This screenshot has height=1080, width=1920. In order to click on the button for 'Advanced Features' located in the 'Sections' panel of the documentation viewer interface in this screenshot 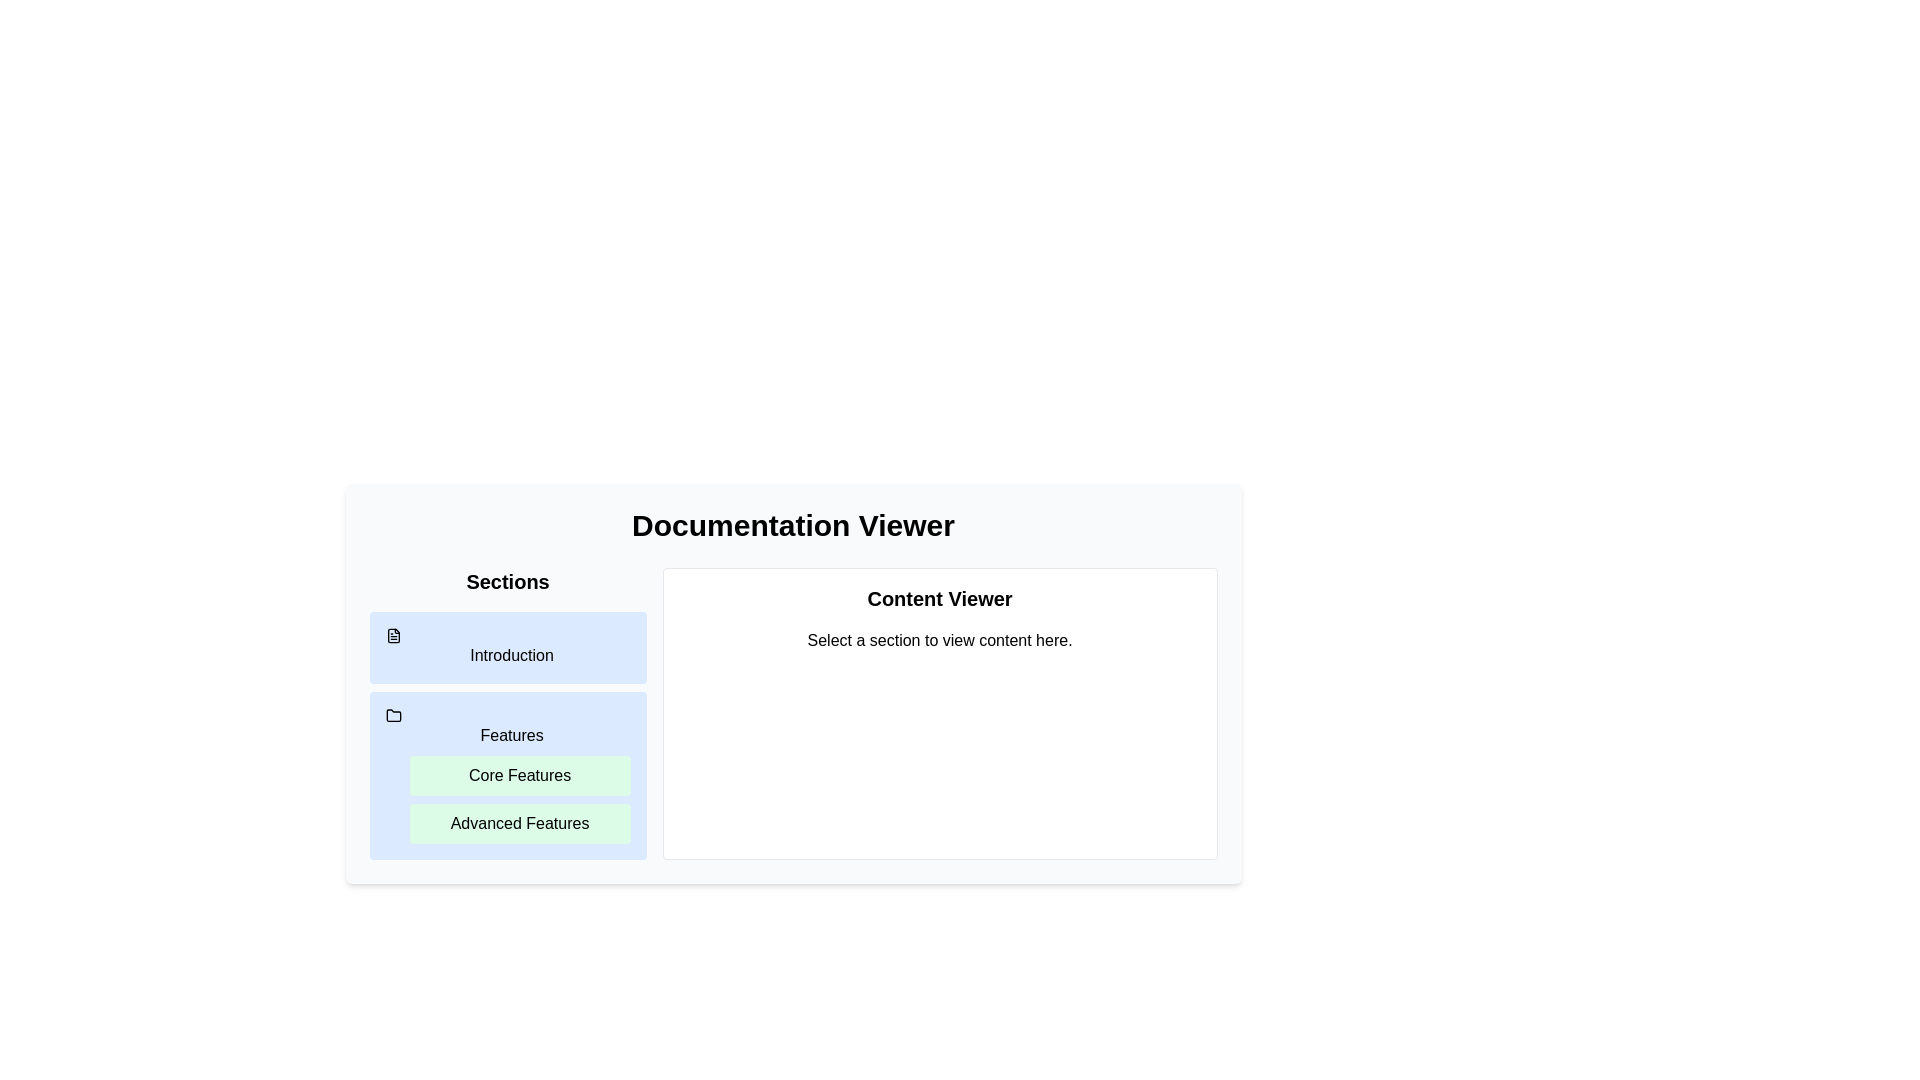, I will do `click(520, 824)`.